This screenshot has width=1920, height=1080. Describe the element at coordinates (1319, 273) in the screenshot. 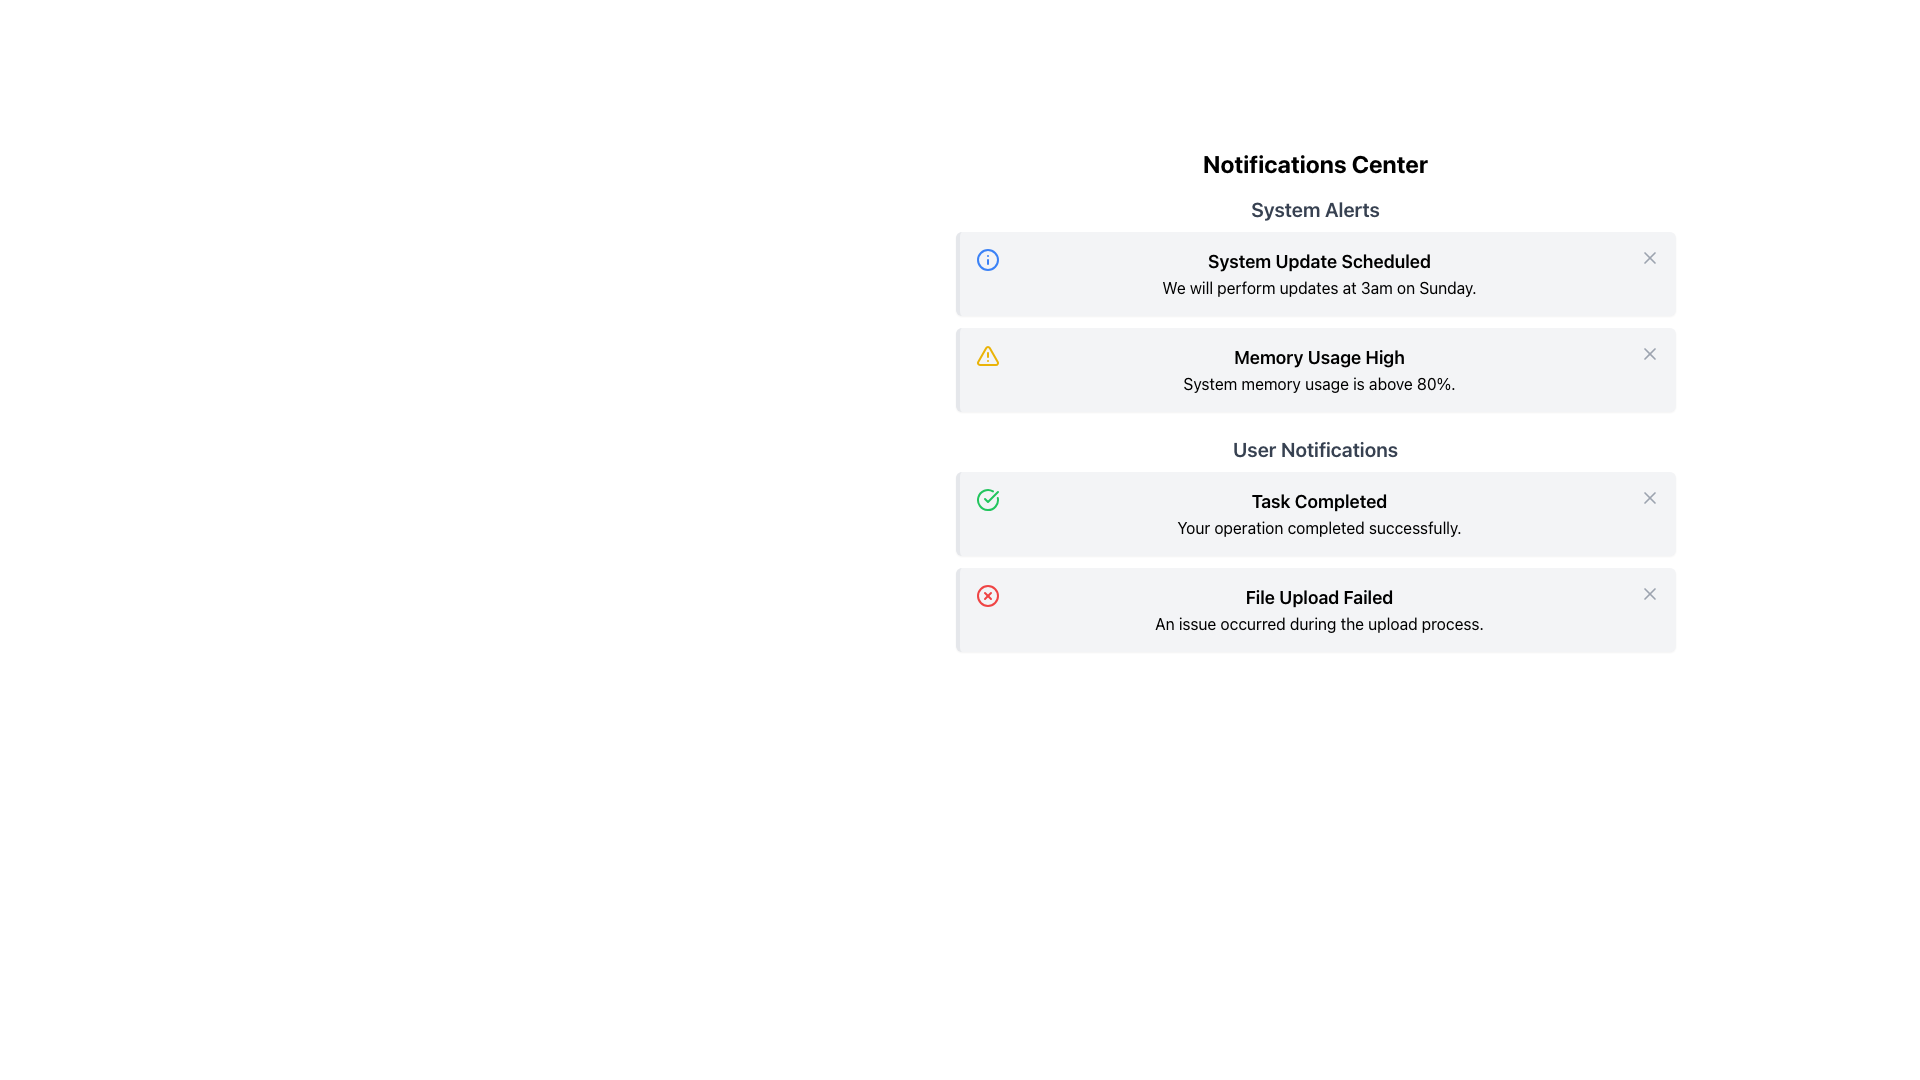

I see `the text block notification titled 'System Update Scheduled' which contains the subtext 'We will perform updates at 3am on Sunday.' located in the Notifications Center, specifically the second notification box from the top` at that location.